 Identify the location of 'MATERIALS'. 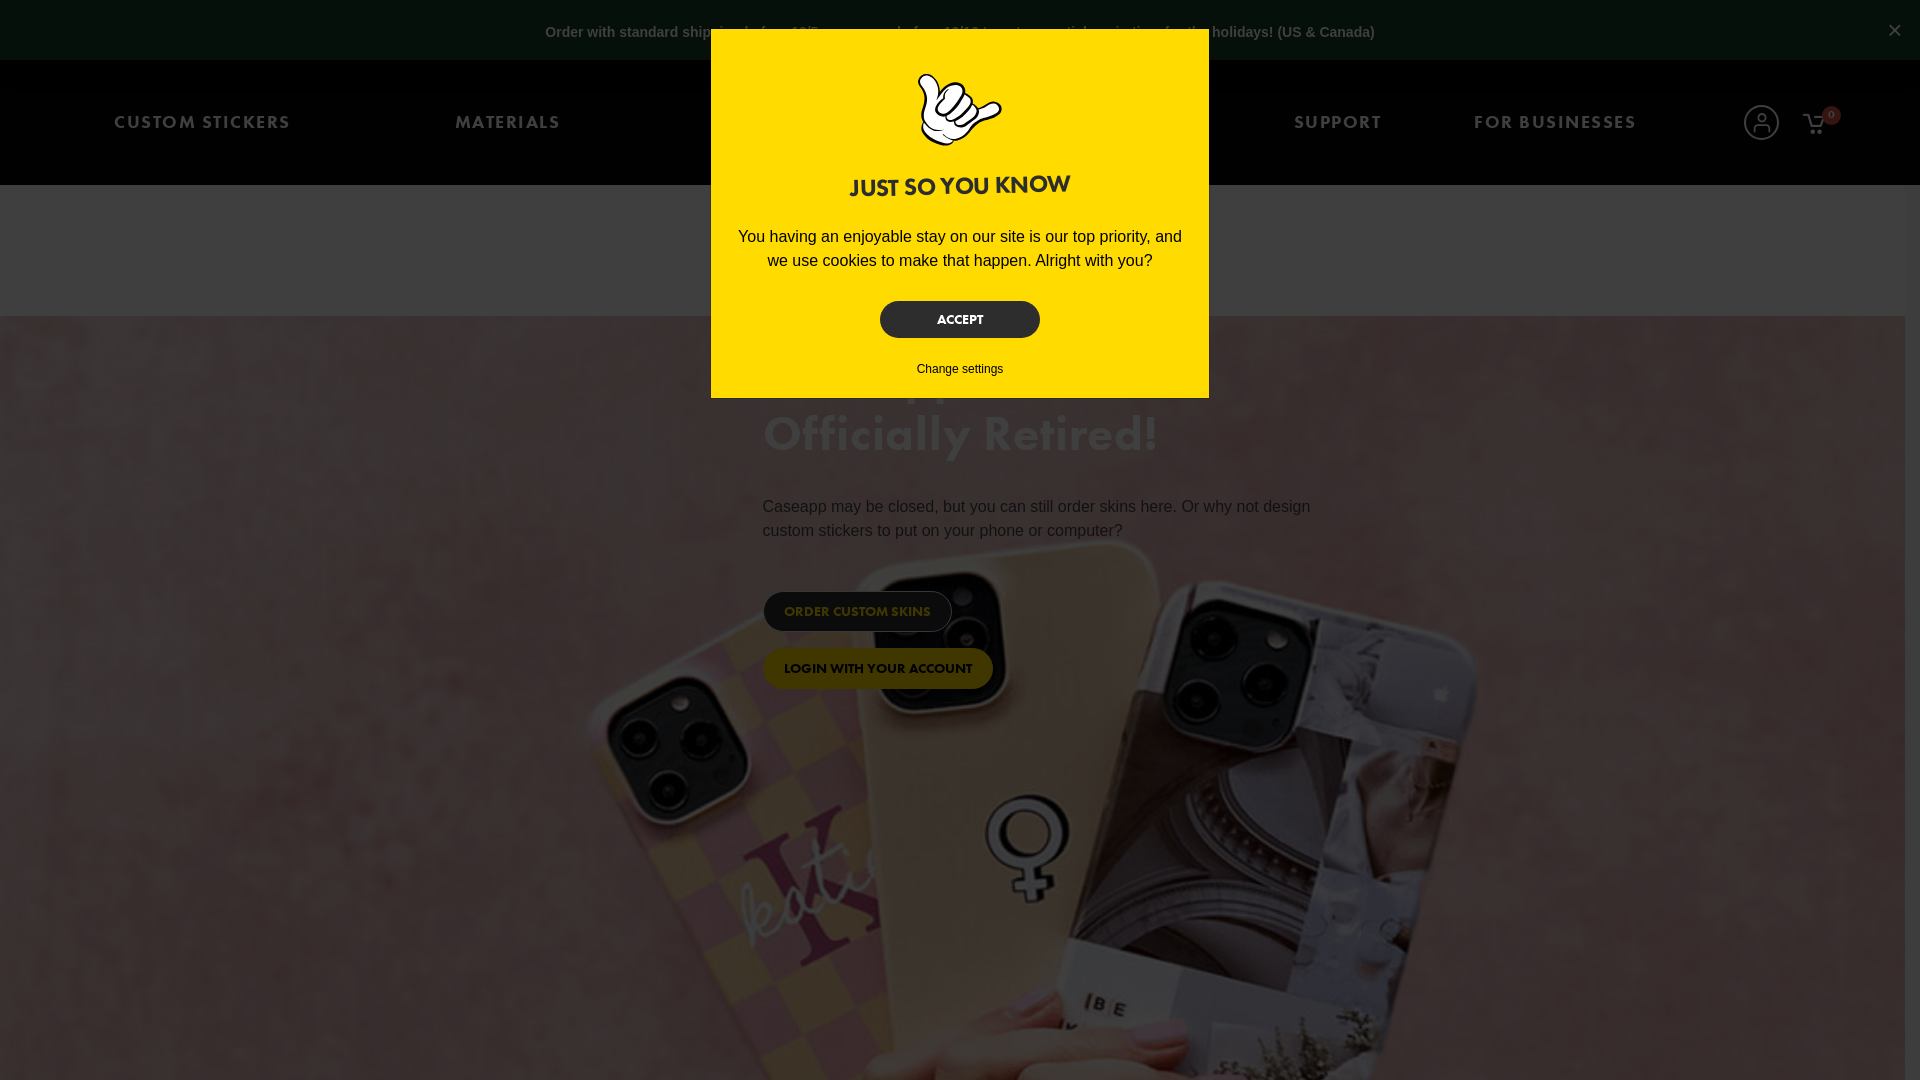
(508, 122).